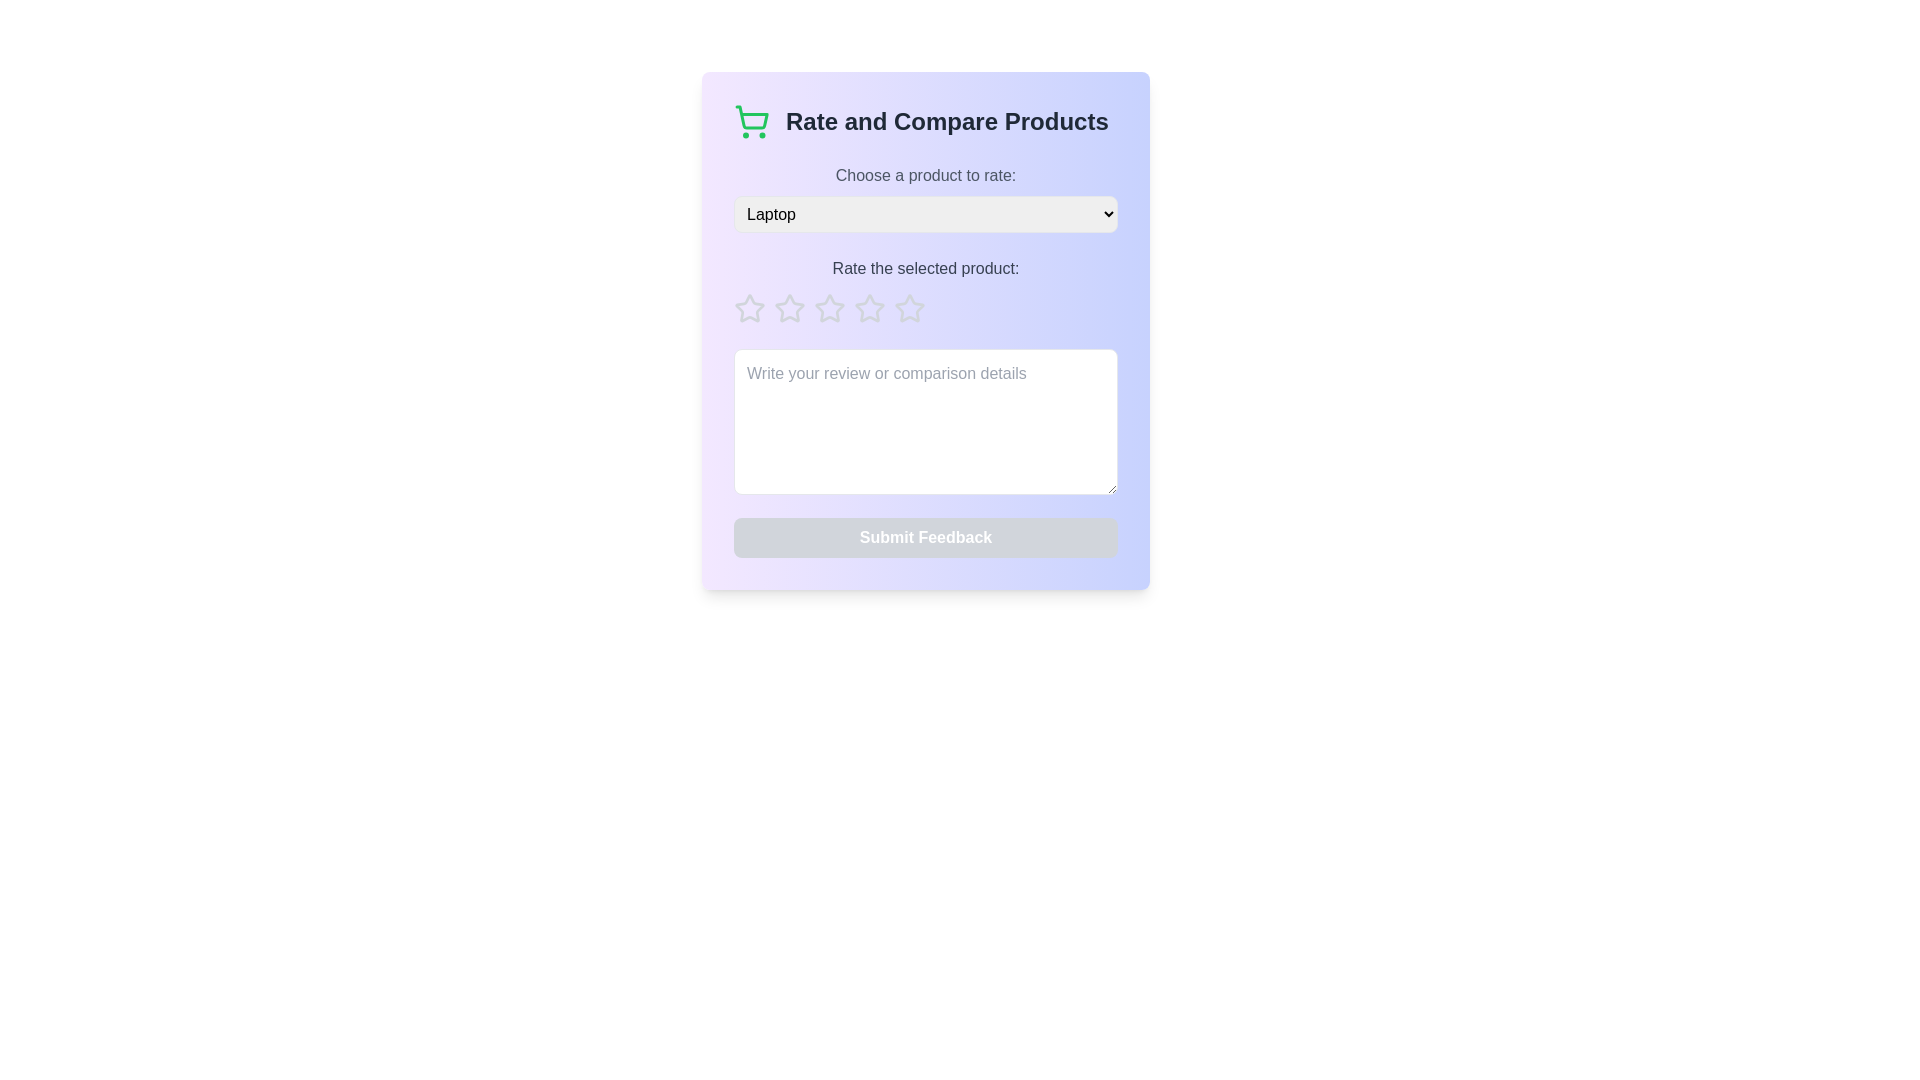 The width and height of the screenshot is (1920, 1080). I want to click on the shopping cart icon located in the 'Rate and Compare Products' section, which indicates functionality related to shopping and product comparison, so click(751, 117).